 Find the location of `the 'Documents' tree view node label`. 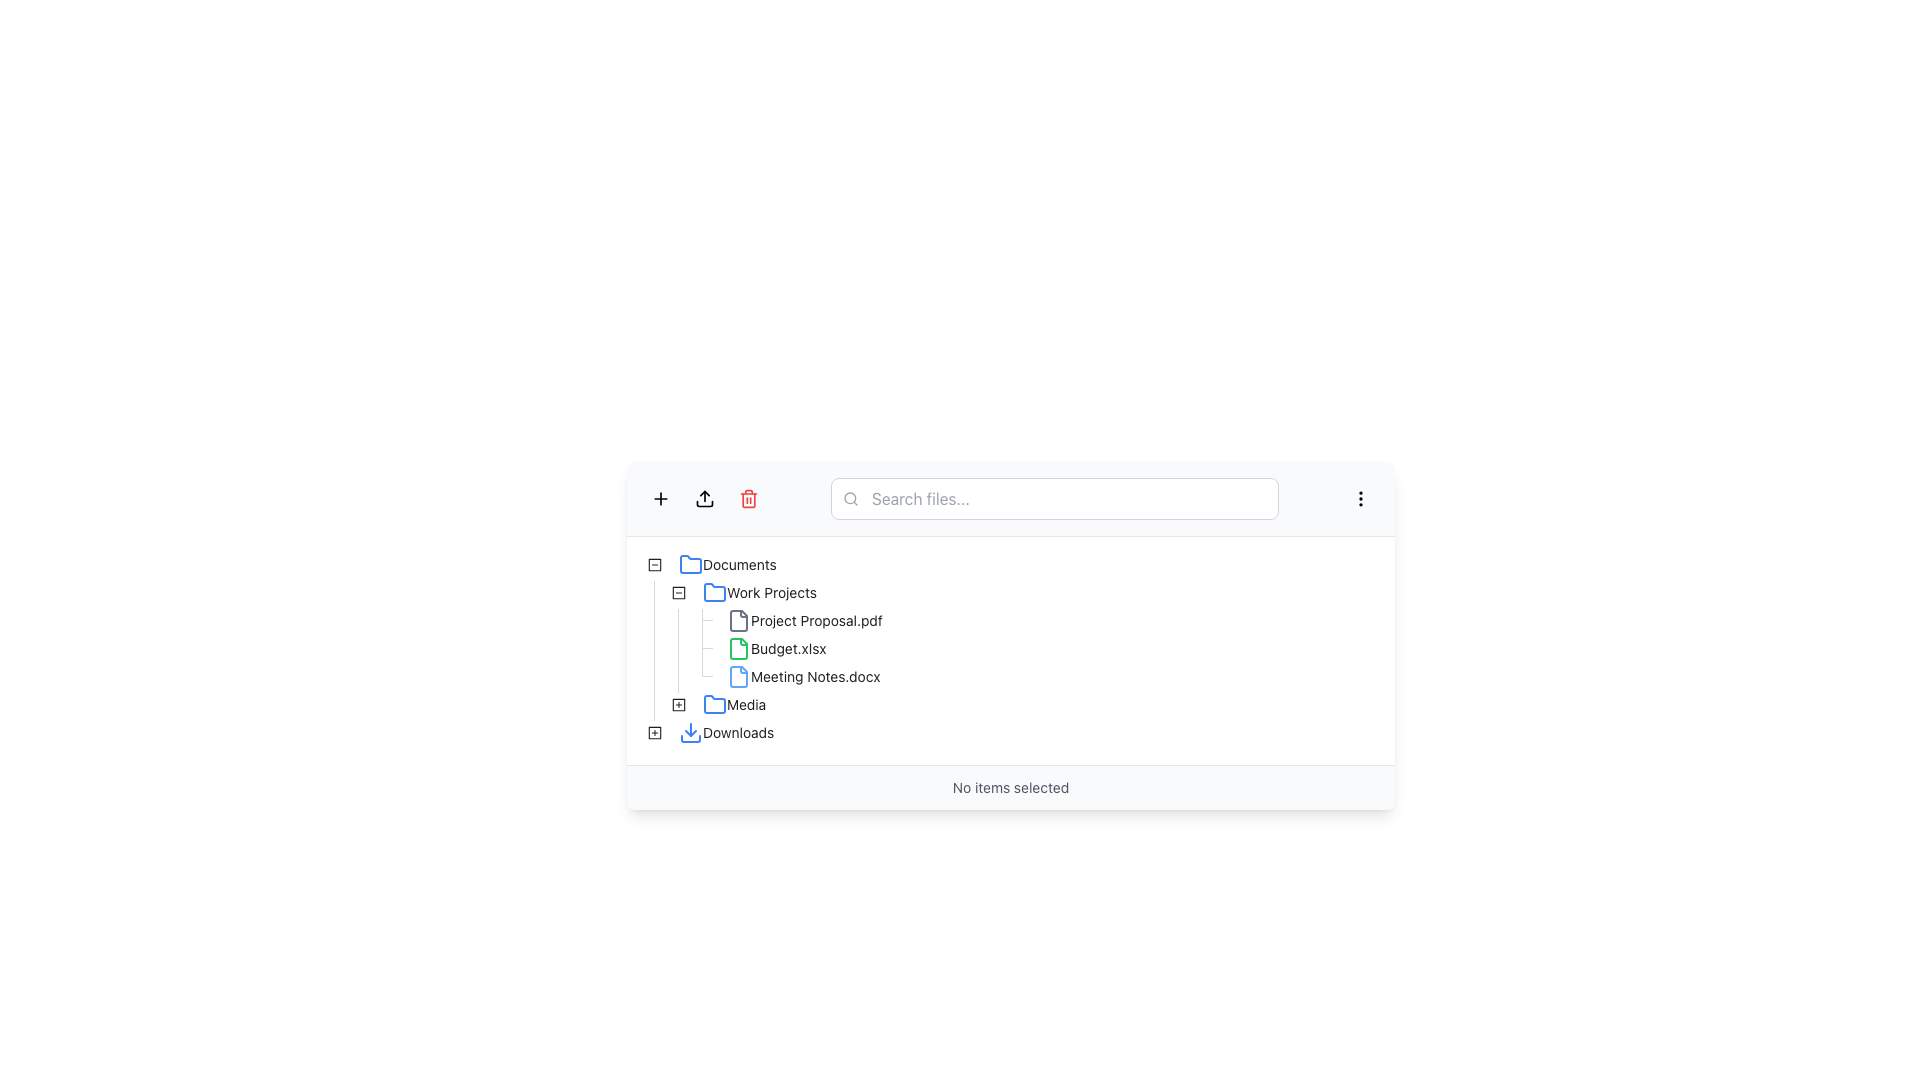

the 'Documents' tree view node label is located at coordinates (738, 564).